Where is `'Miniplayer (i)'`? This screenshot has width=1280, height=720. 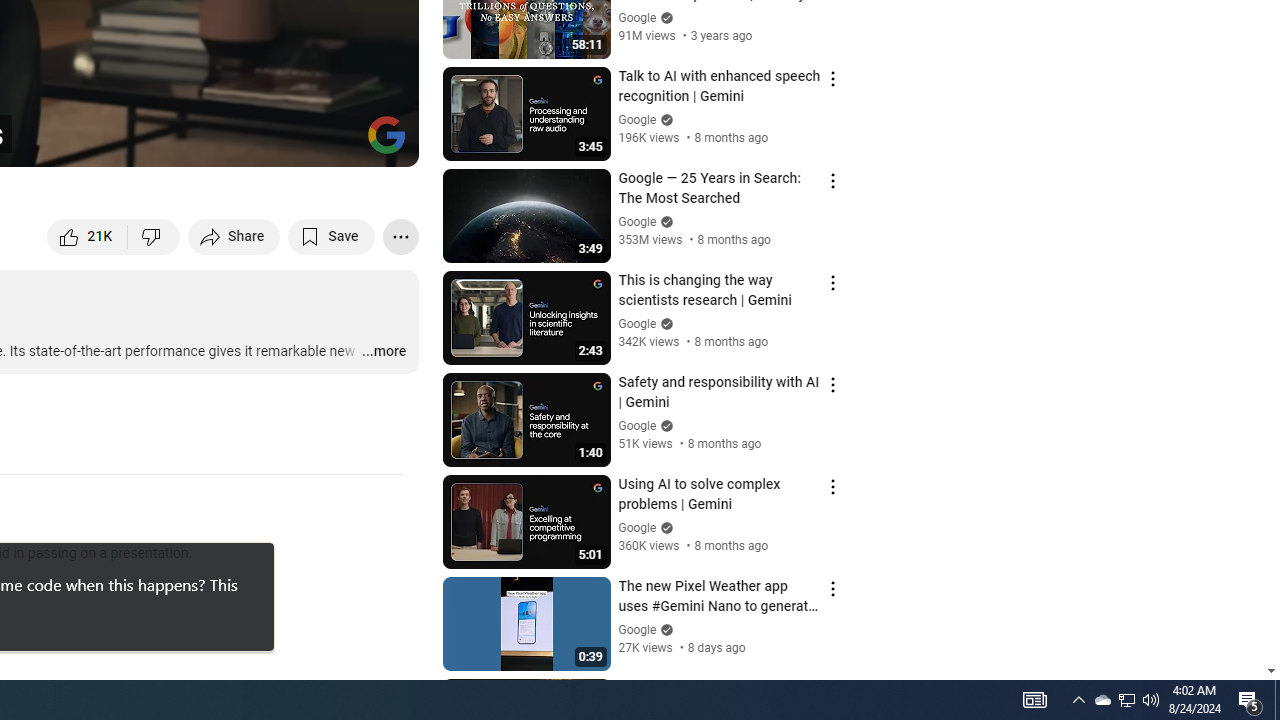 'Miniplayer (i)' is located at coordinates (285, 141).